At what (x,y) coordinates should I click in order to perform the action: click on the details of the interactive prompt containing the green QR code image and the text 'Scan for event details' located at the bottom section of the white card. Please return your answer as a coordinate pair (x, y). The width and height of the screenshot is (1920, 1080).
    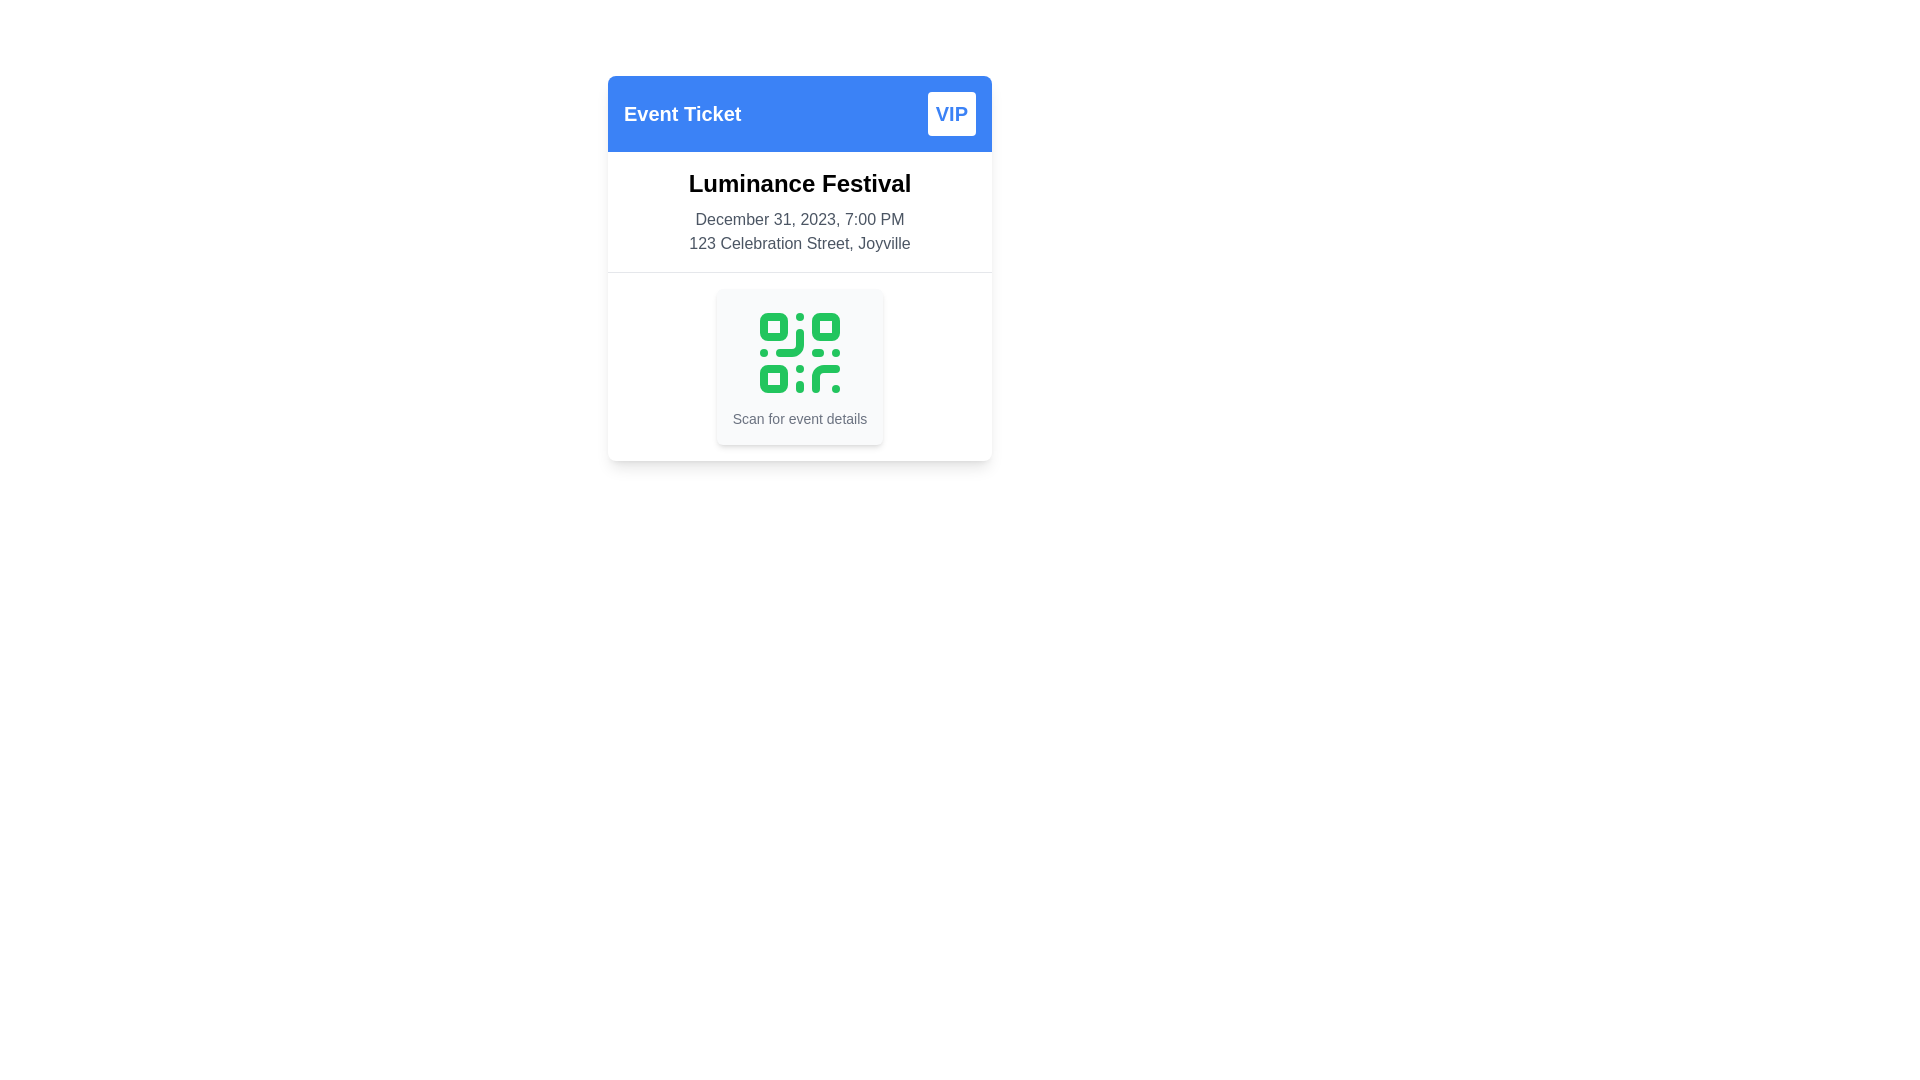
    Looking at the image, I should click on (800, 366).